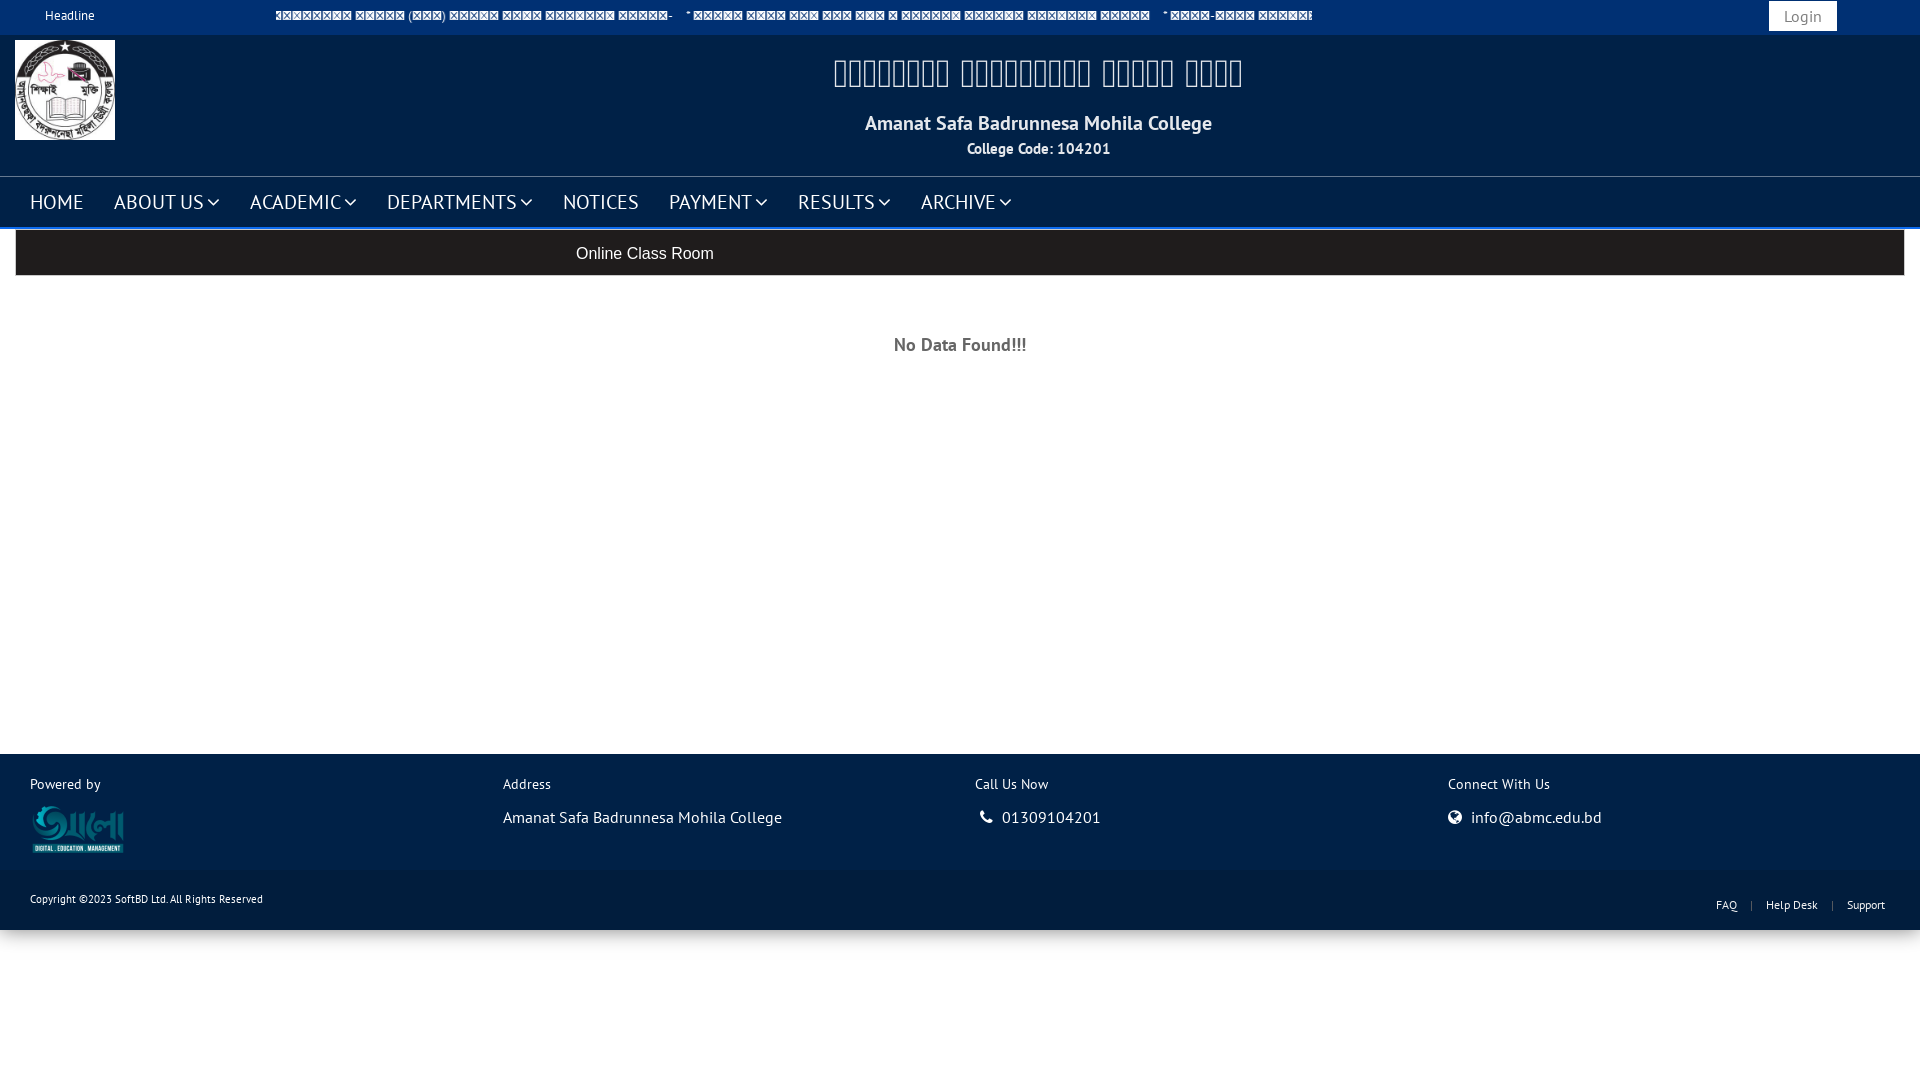  Describe the element at coordinates (1791, 903) in the screenshot. I see `'Help Desk'` at that location.